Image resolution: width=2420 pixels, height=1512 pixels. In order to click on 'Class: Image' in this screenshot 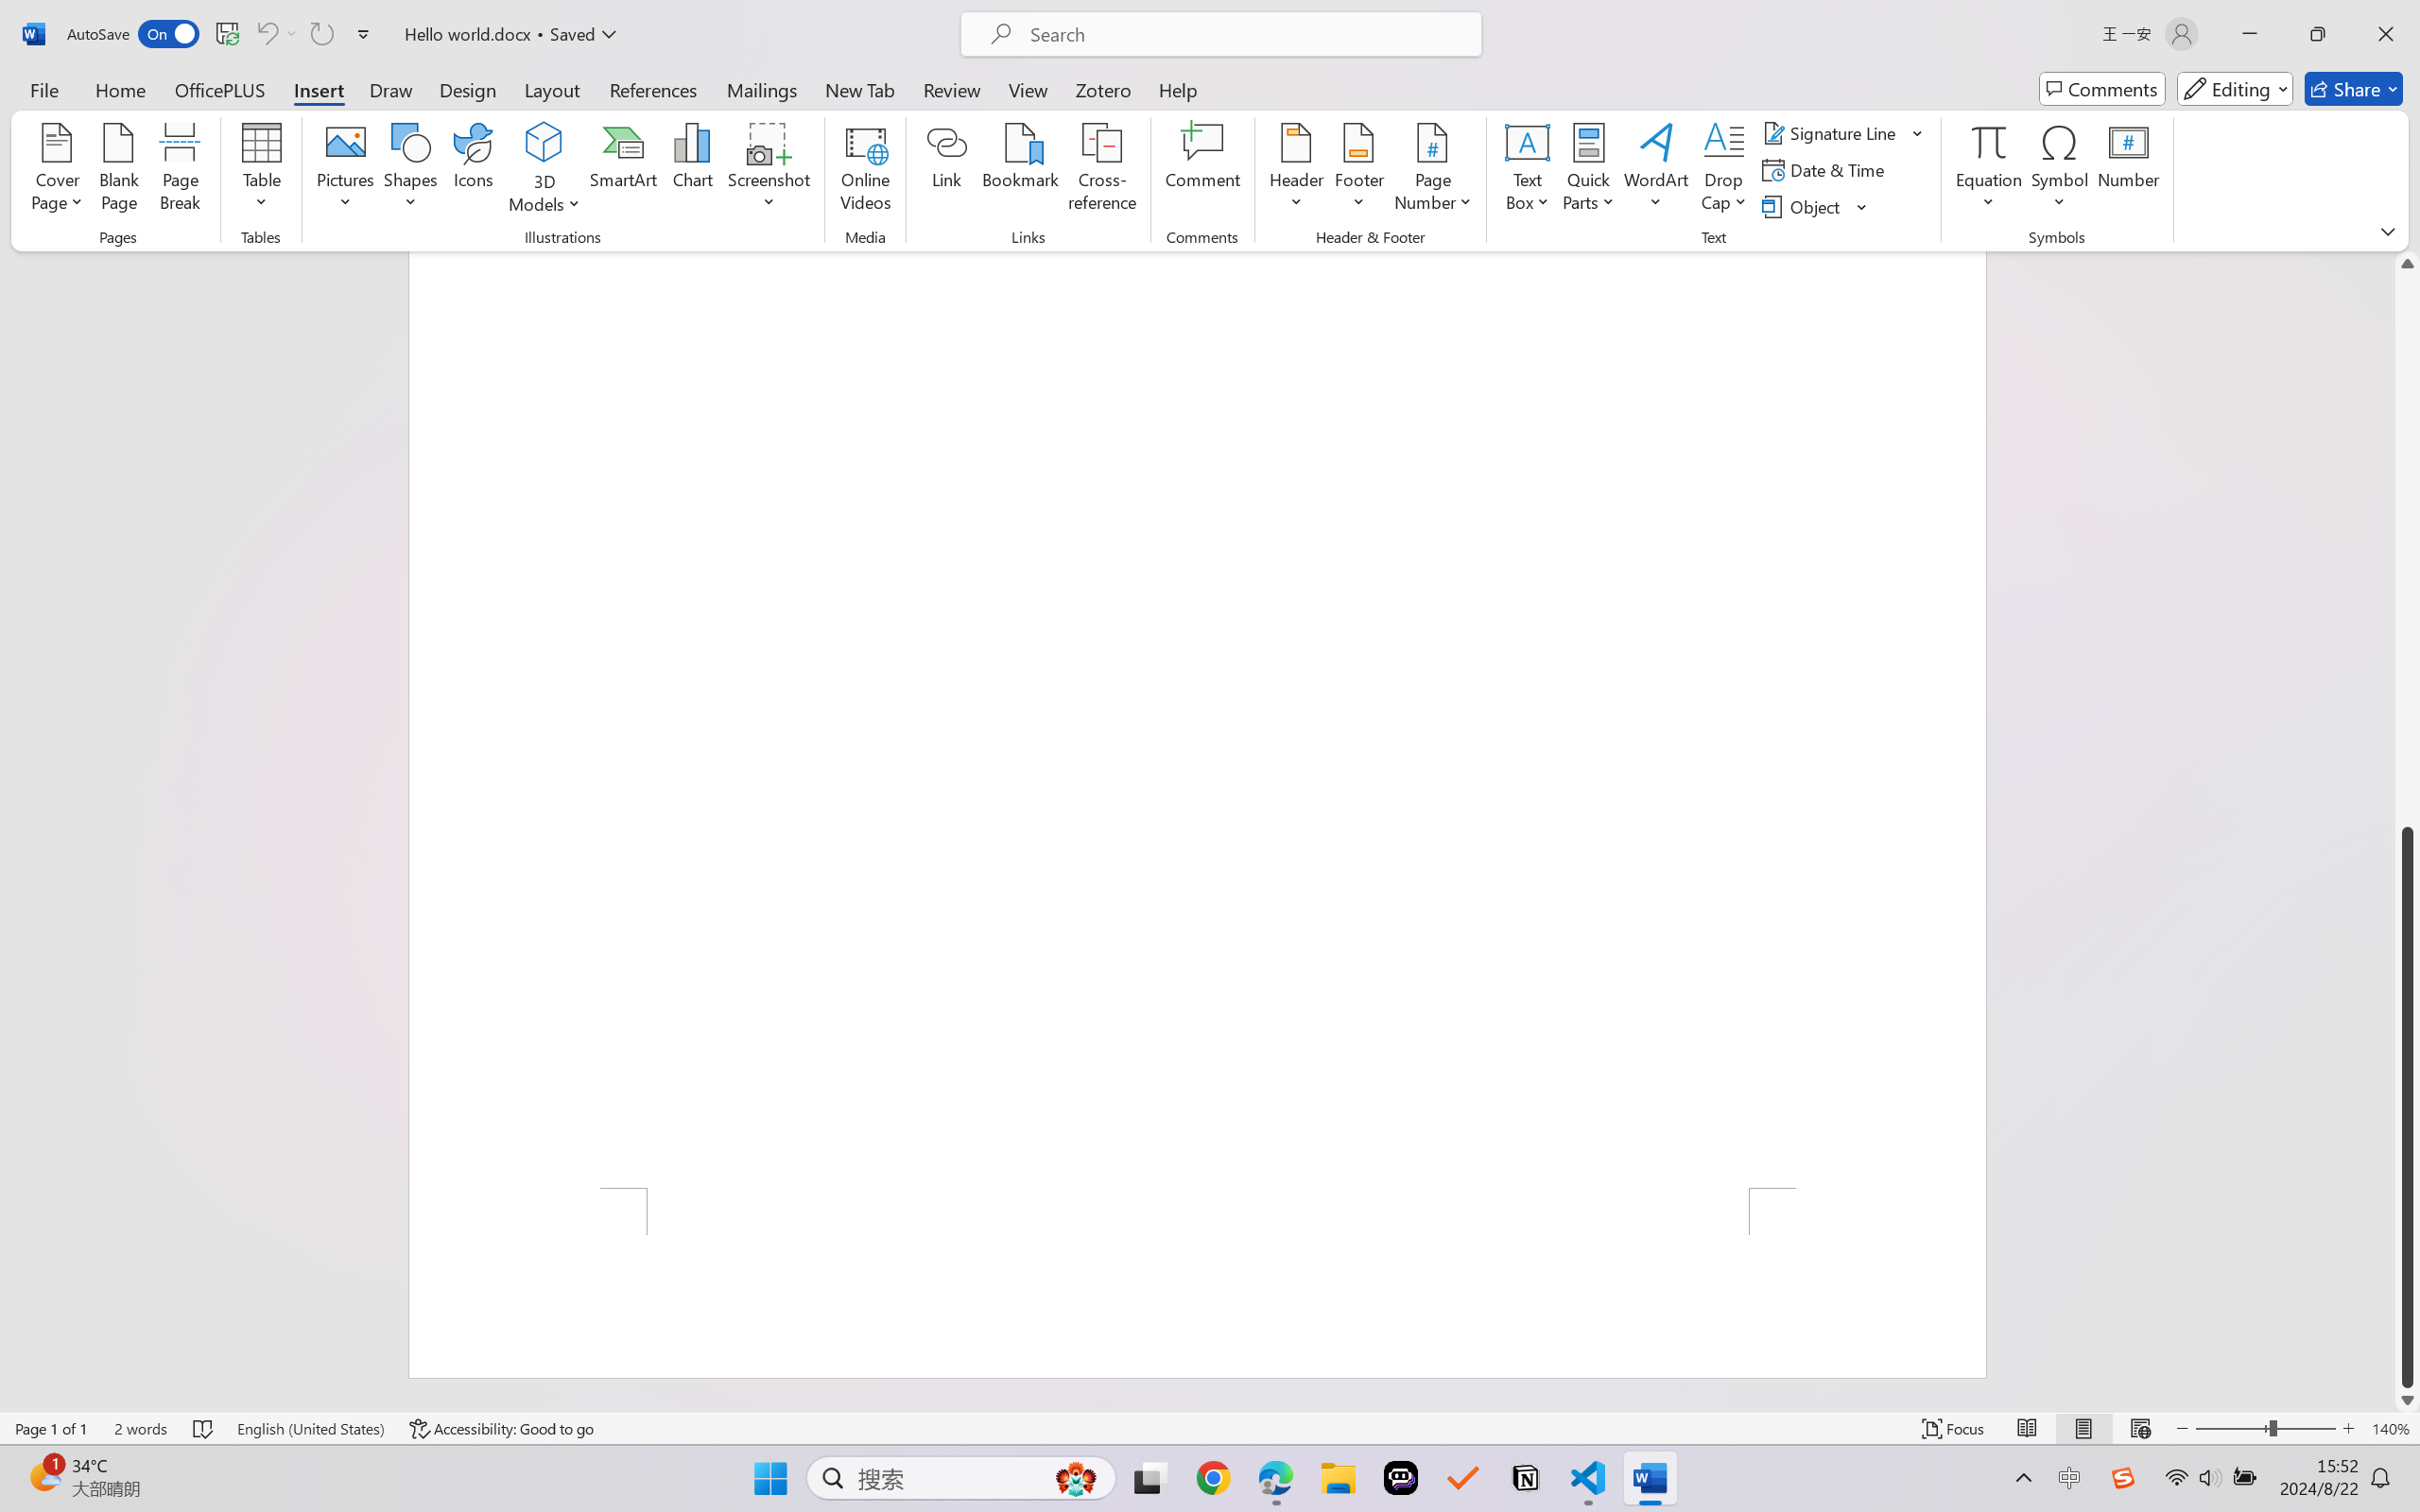, I will do `click(2122, 1478)`.